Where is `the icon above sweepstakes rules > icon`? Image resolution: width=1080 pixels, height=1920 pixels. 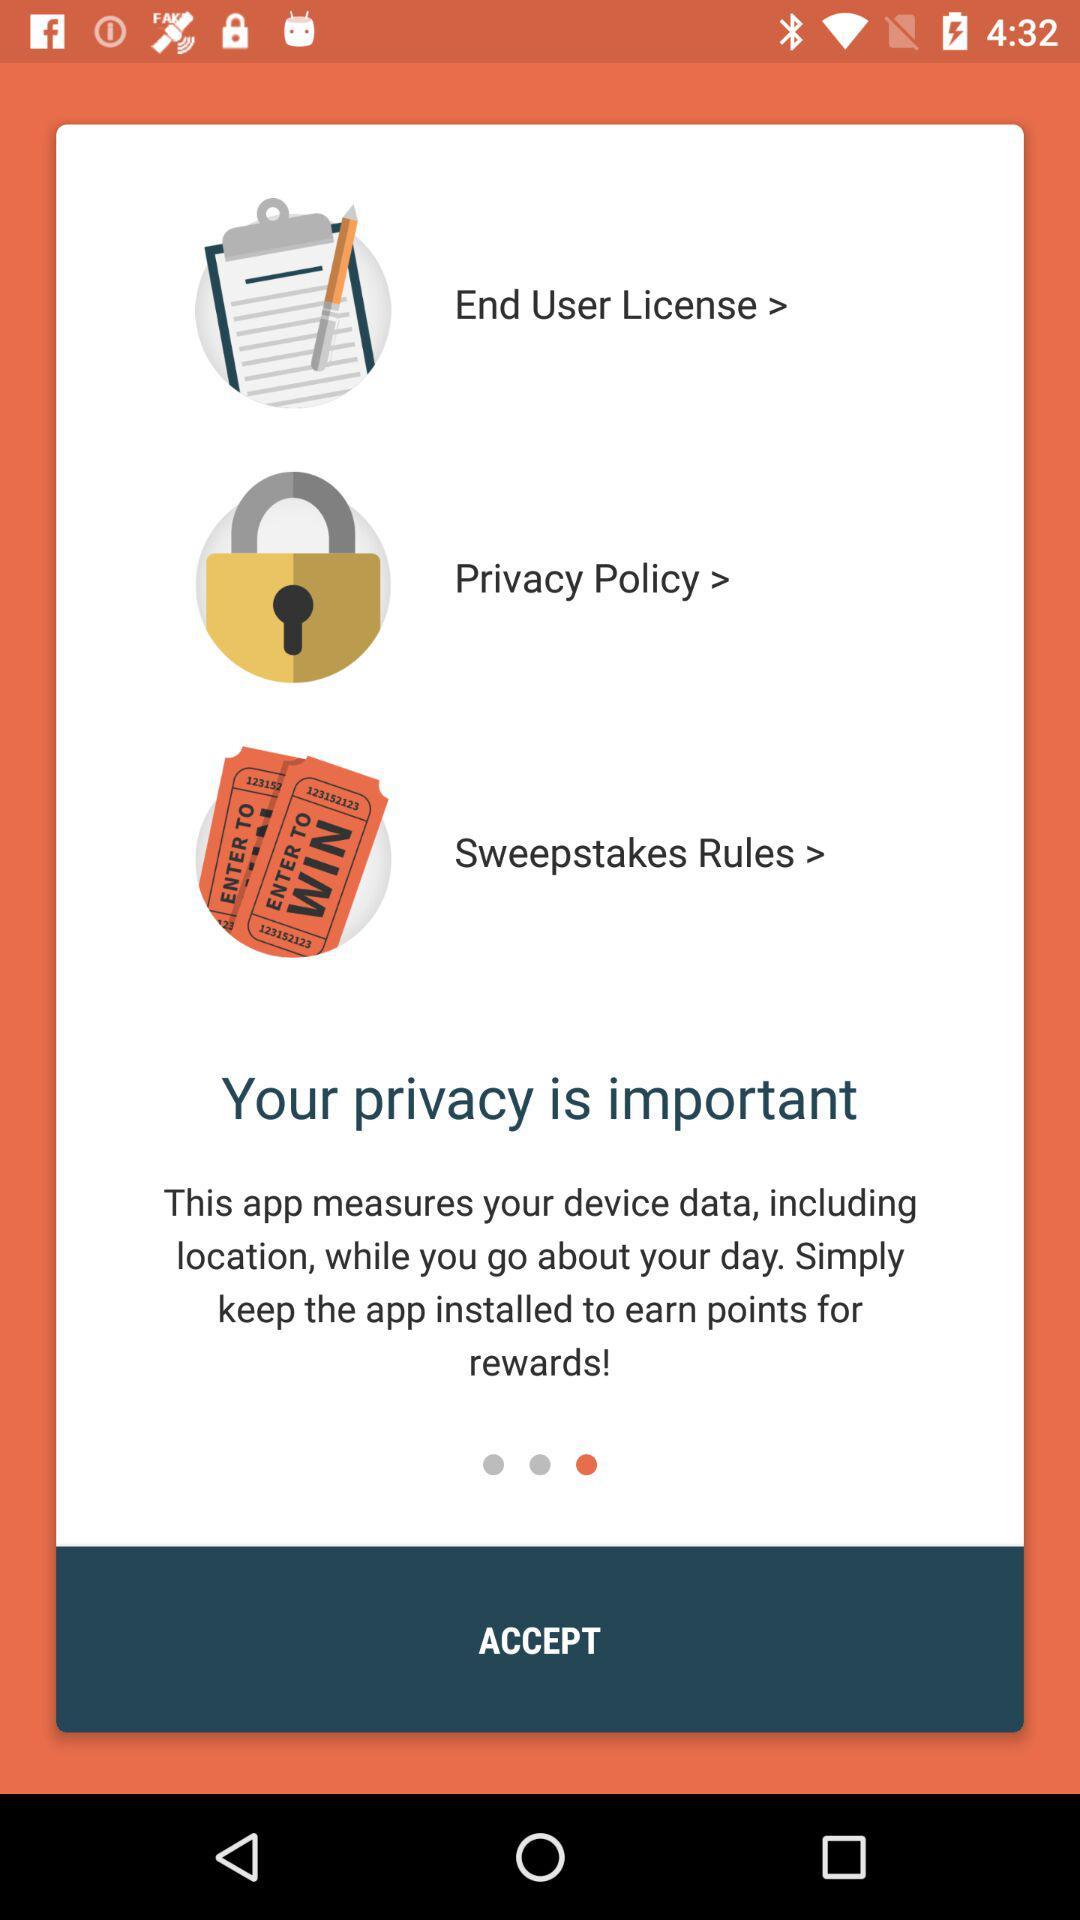 the icon above sweepstakes rules > icon is located at coordinates (677, 576).